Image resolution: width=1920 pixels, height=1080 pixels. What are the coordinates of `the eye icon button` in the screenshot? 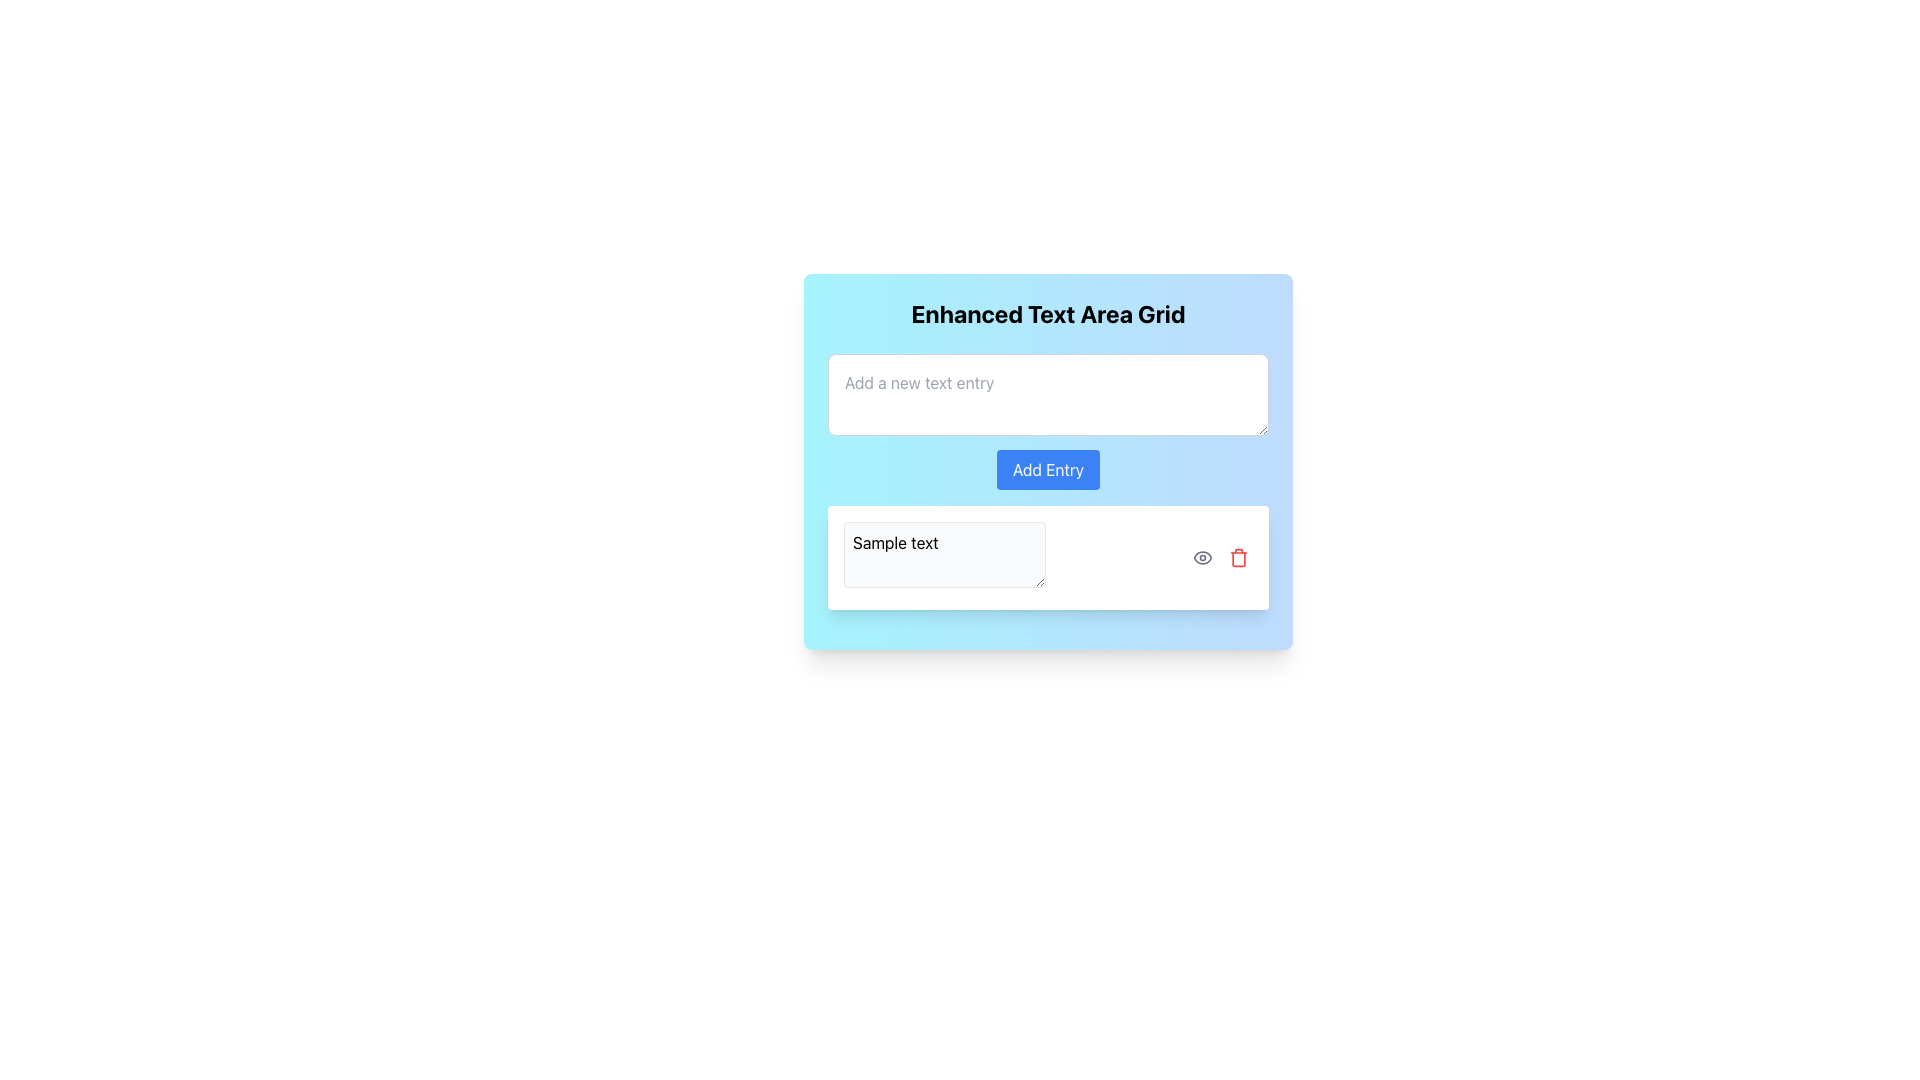 It's located at (1202, 558).